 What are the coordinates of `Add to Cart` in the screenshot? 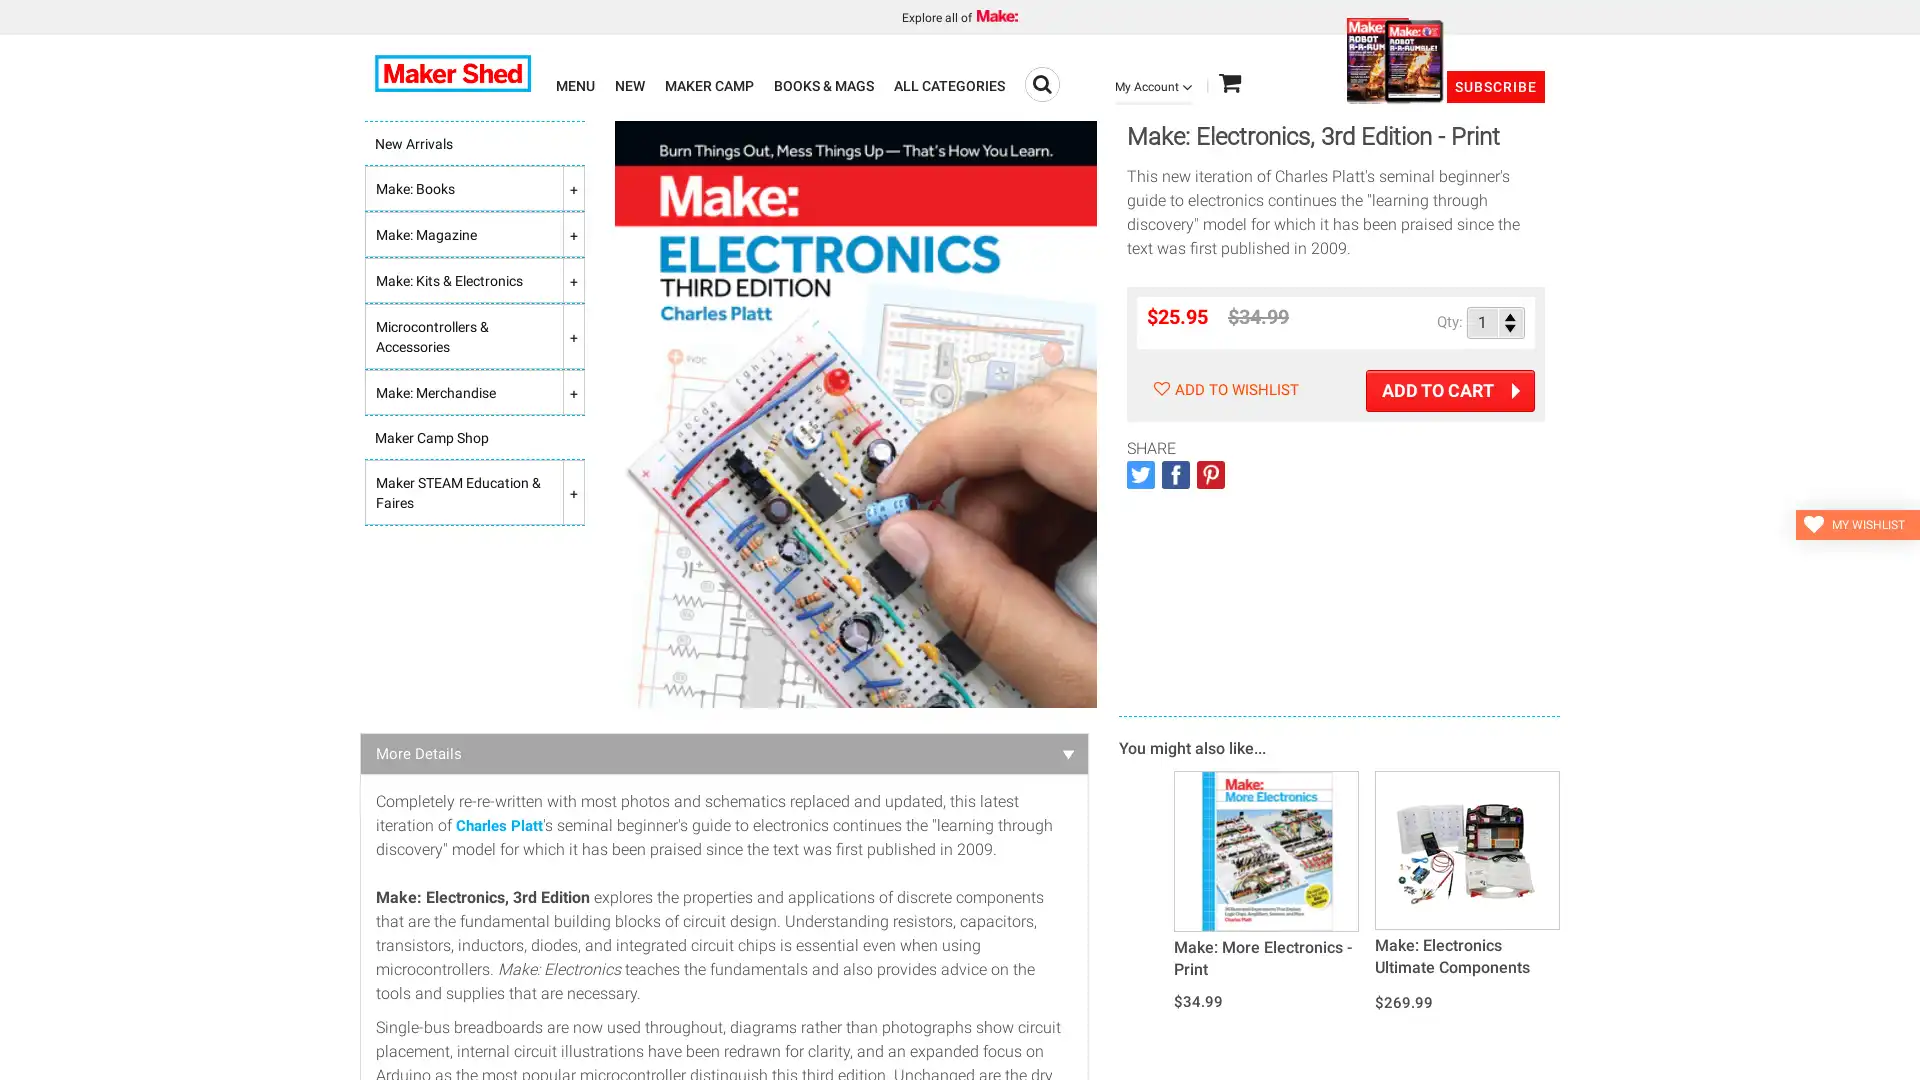 It's located at (1450, 390).